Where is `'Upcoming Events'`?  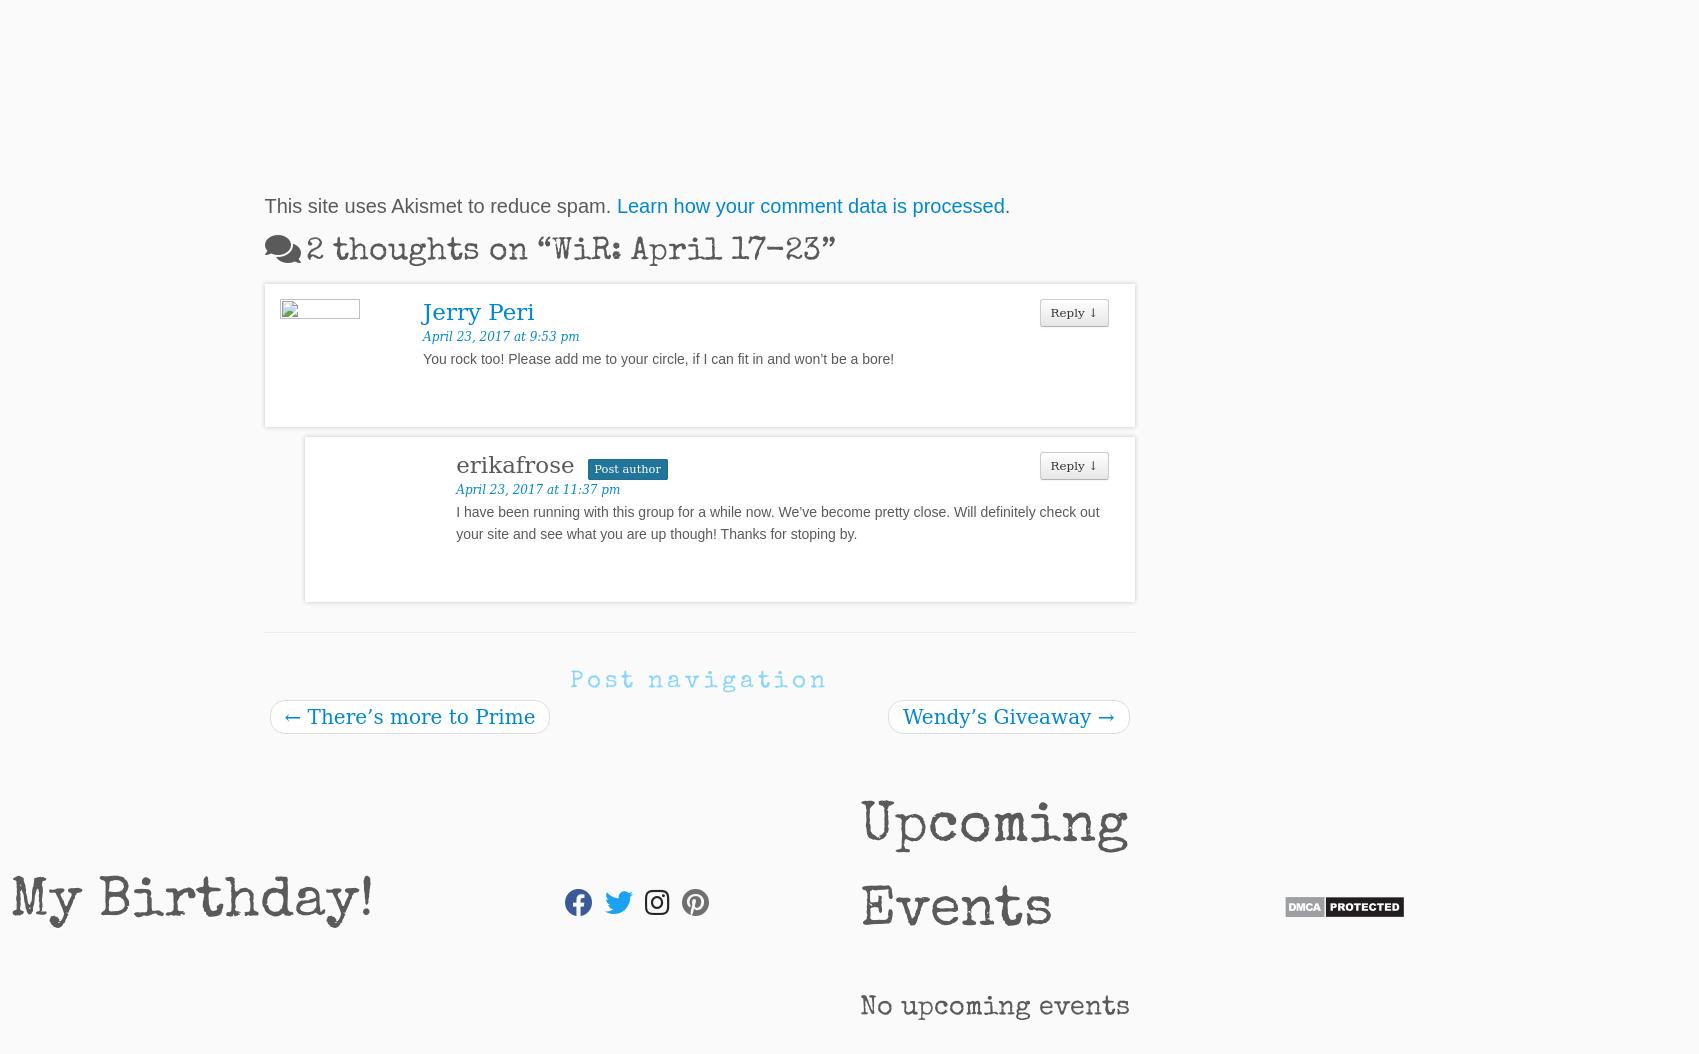
'Upcoming Events' is located at coordinates (993, 869).